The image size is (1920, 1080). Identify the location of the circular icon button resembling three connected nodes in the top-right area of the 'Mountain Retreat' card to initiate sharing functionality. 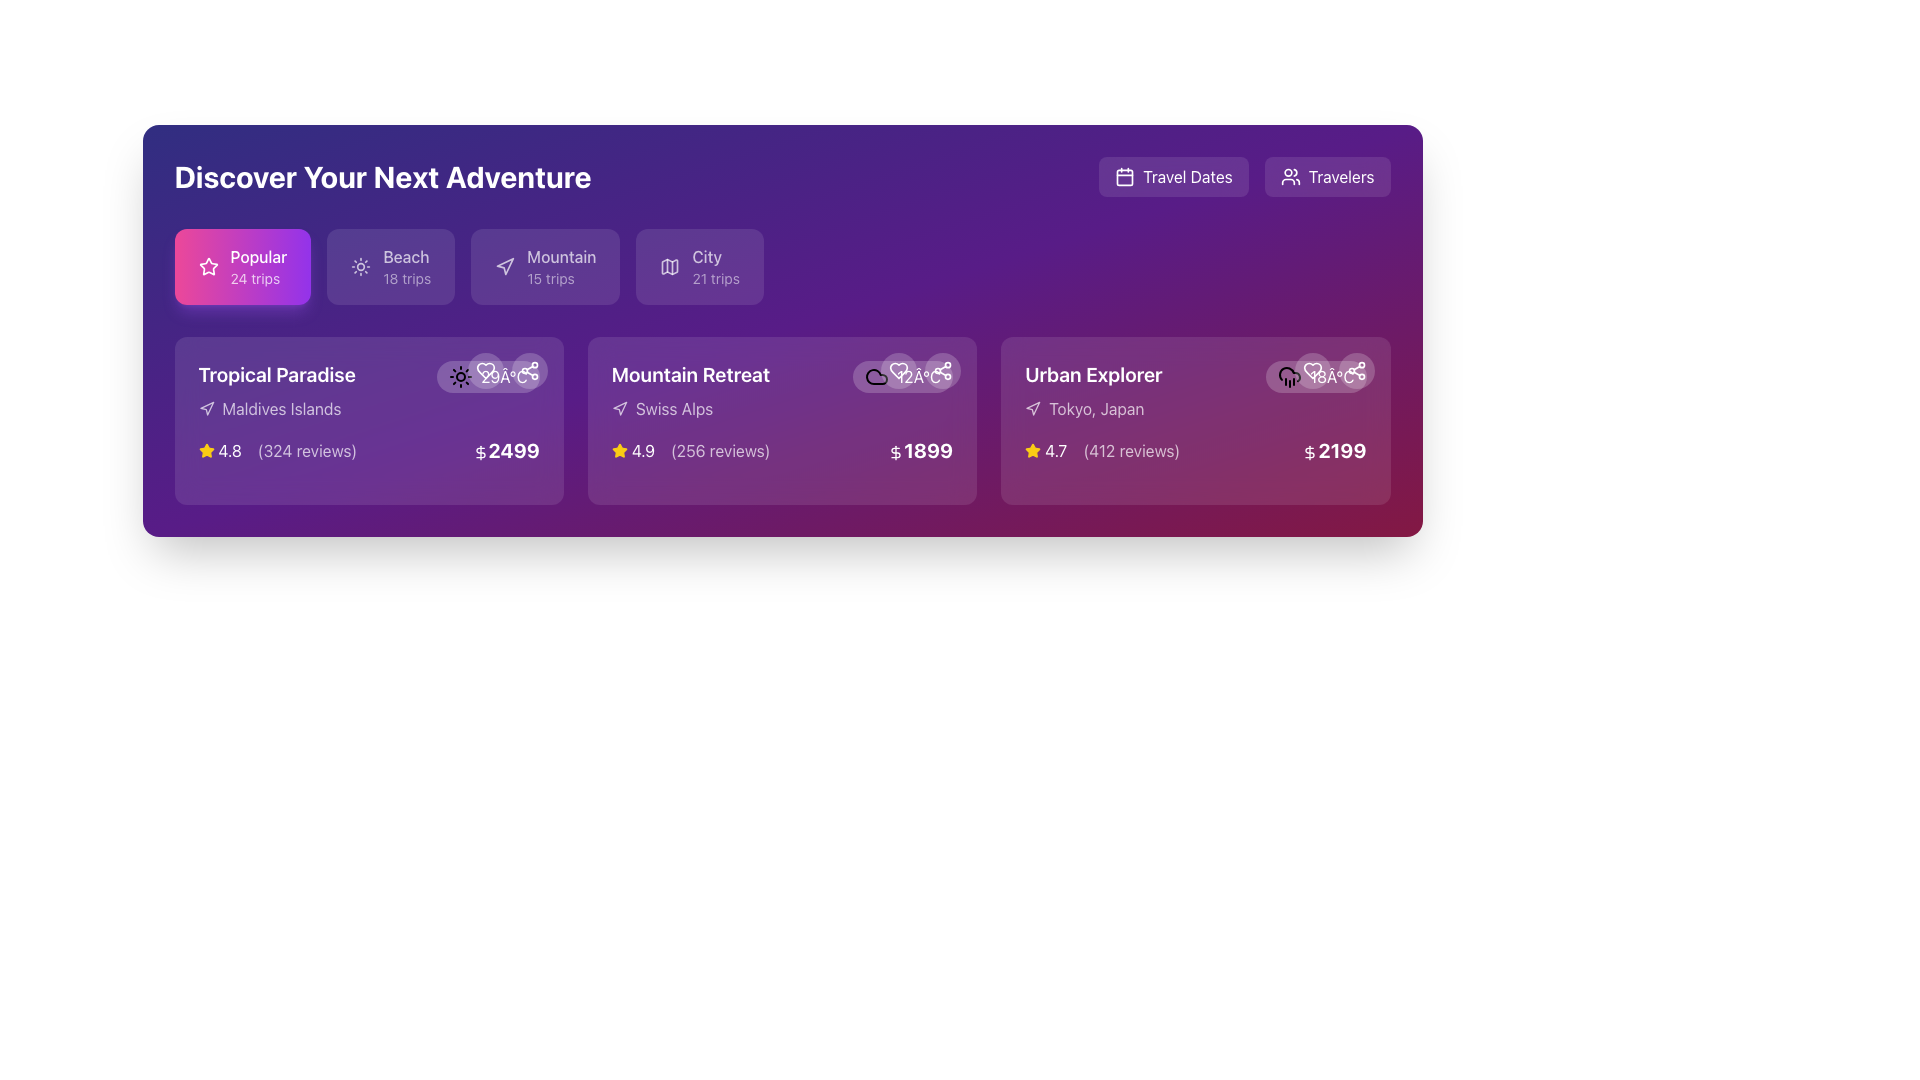
(942, 370).